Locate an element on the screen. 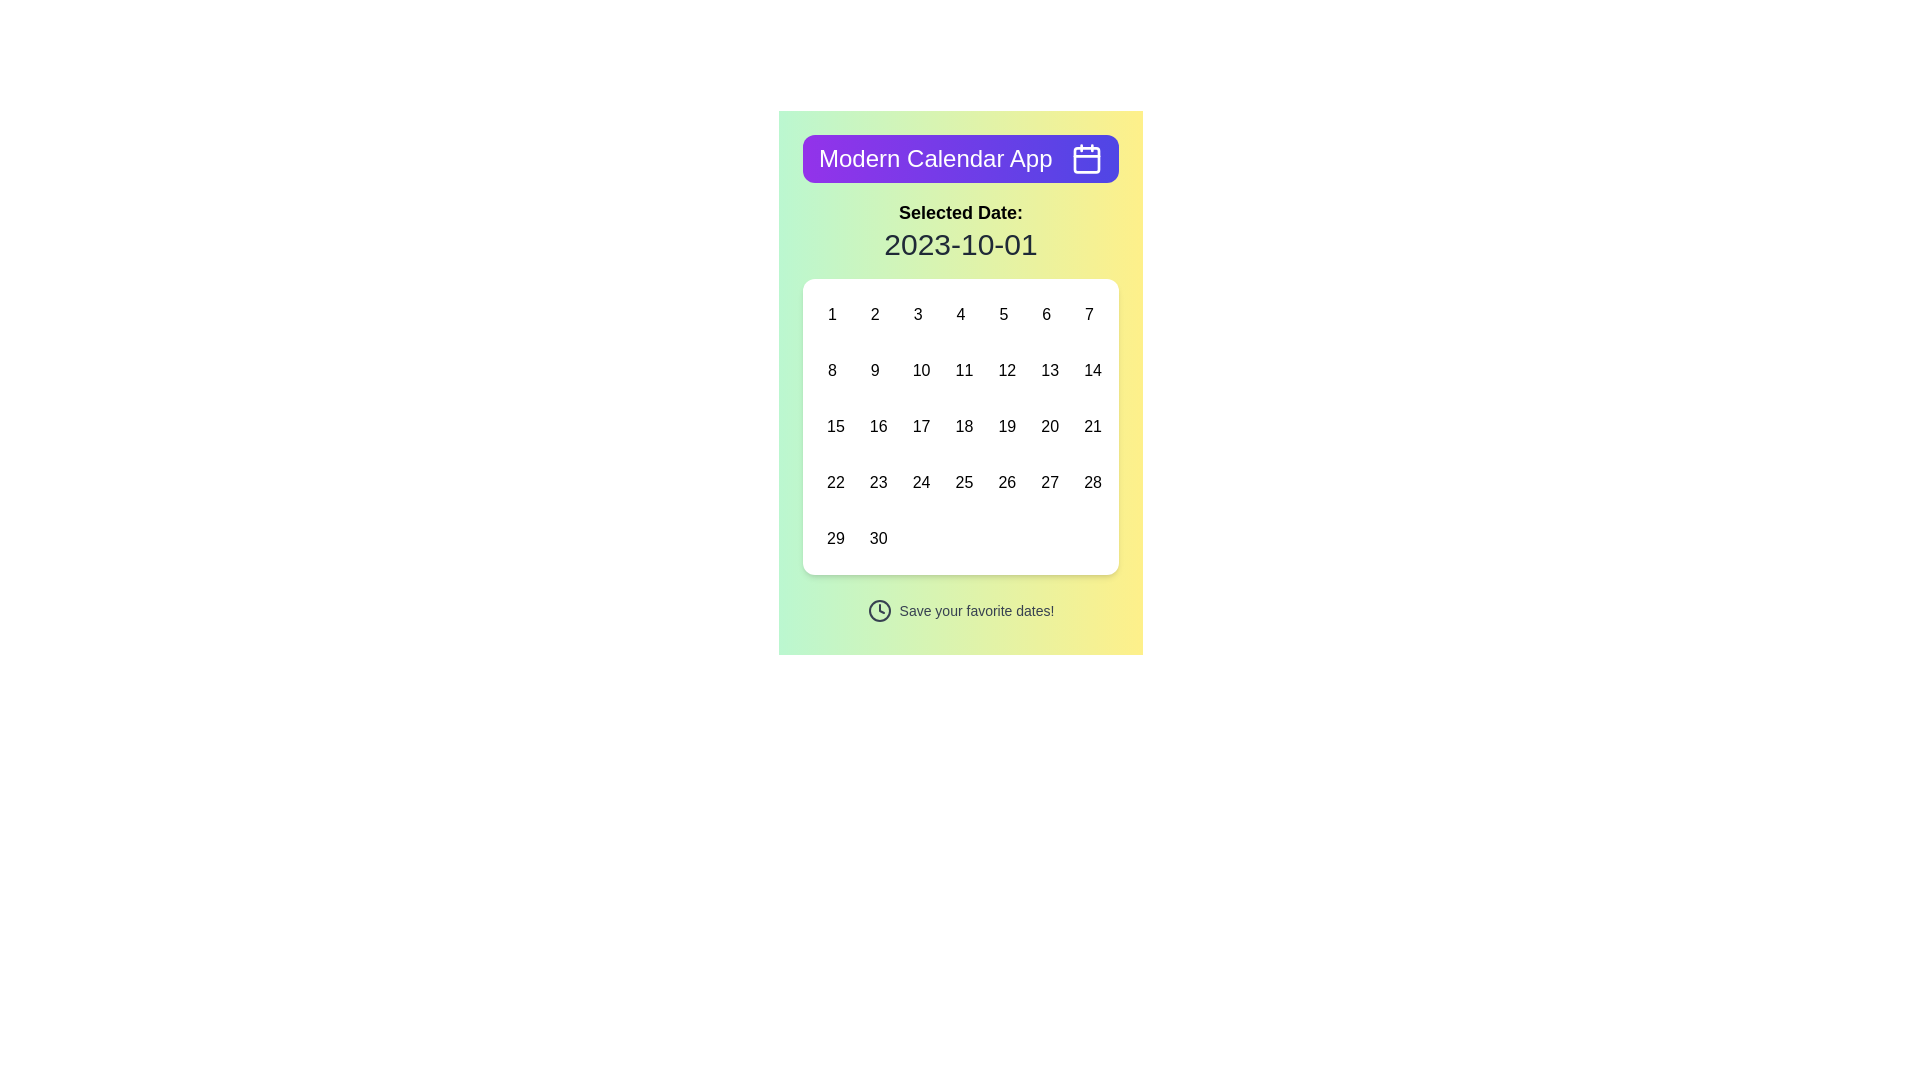 Image resolution: width=1920 pixels, height=1080 pixels. the clickable calendar day representation displaying the number '19' in the third row and fifth column of the calendar layout is located at coordinates (1003, 426).